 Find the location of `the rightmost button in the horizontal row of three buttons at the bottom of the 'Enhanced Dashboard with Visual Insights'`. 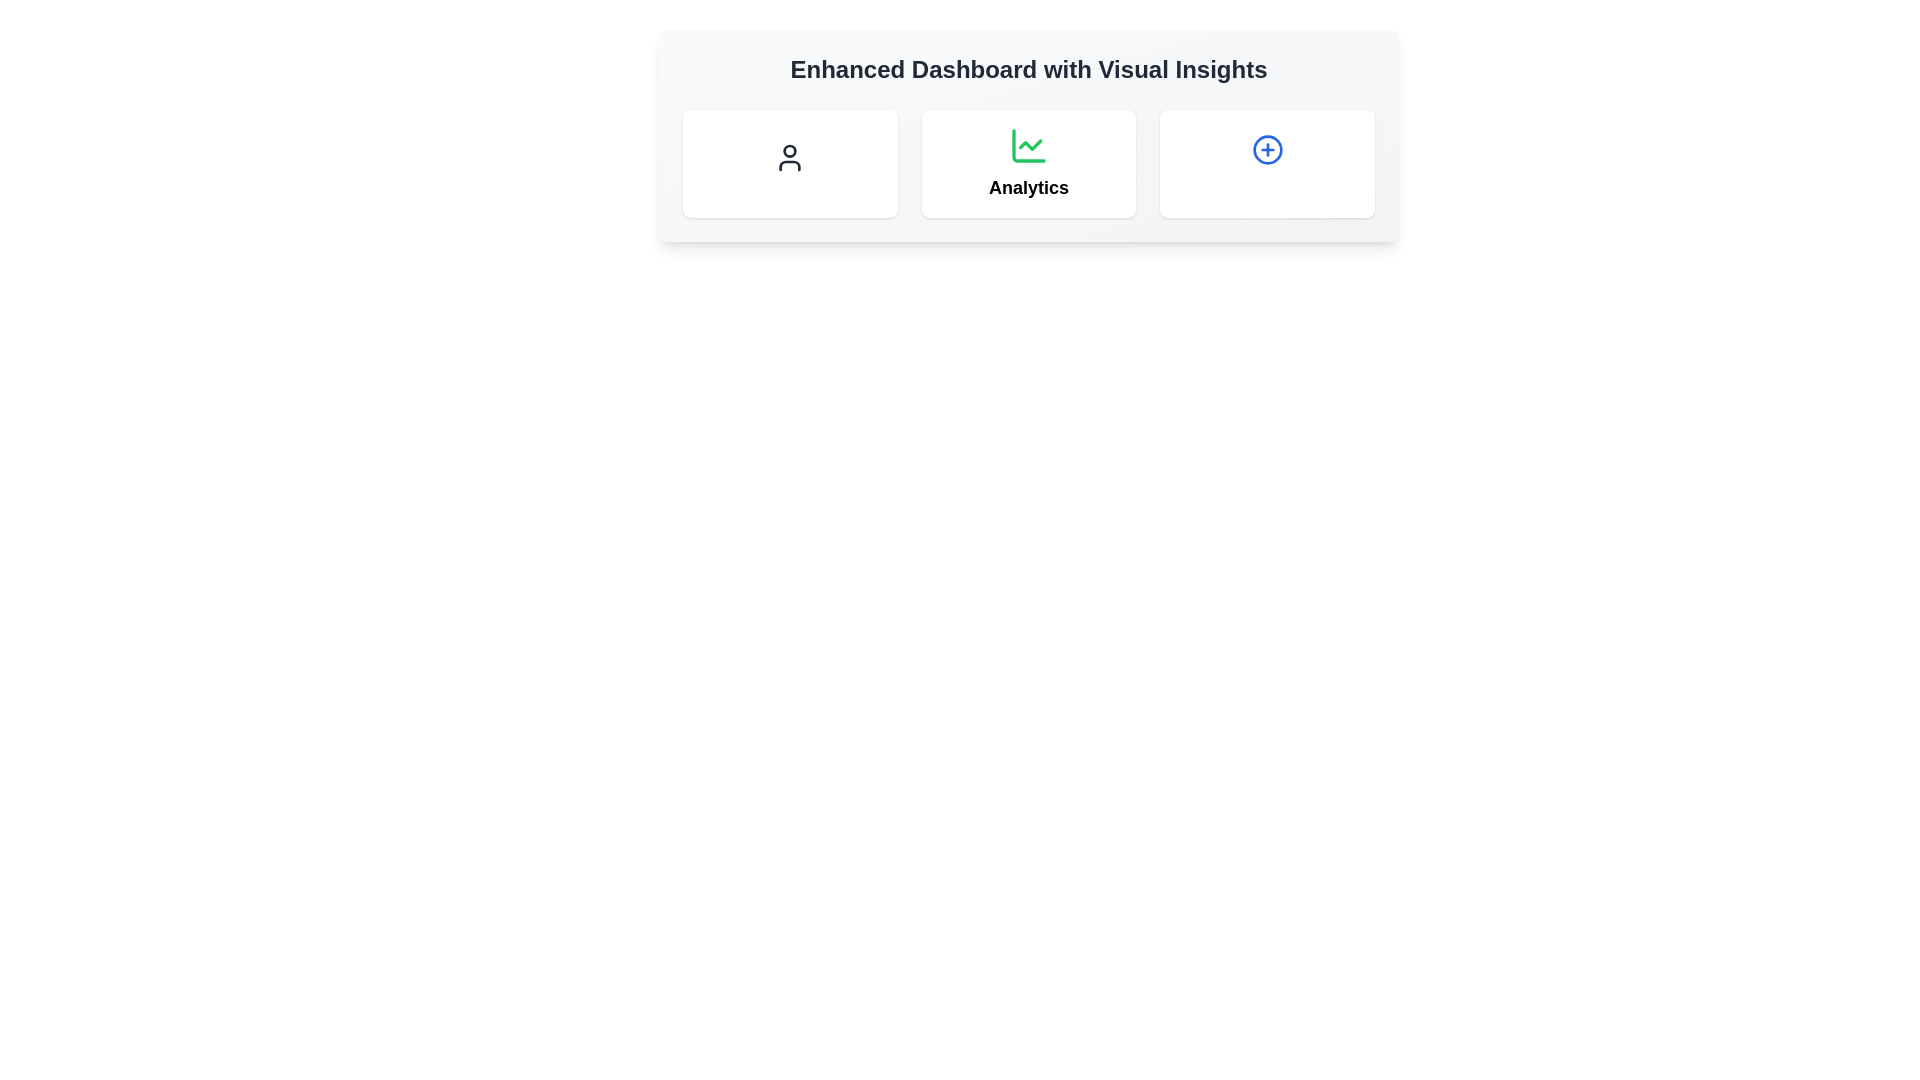

the rightmost button in the horizontal row of three buttons at the bottom of the 'Enhanced Dashboard with Visual Insights' is located at coordinates (1266, 149).